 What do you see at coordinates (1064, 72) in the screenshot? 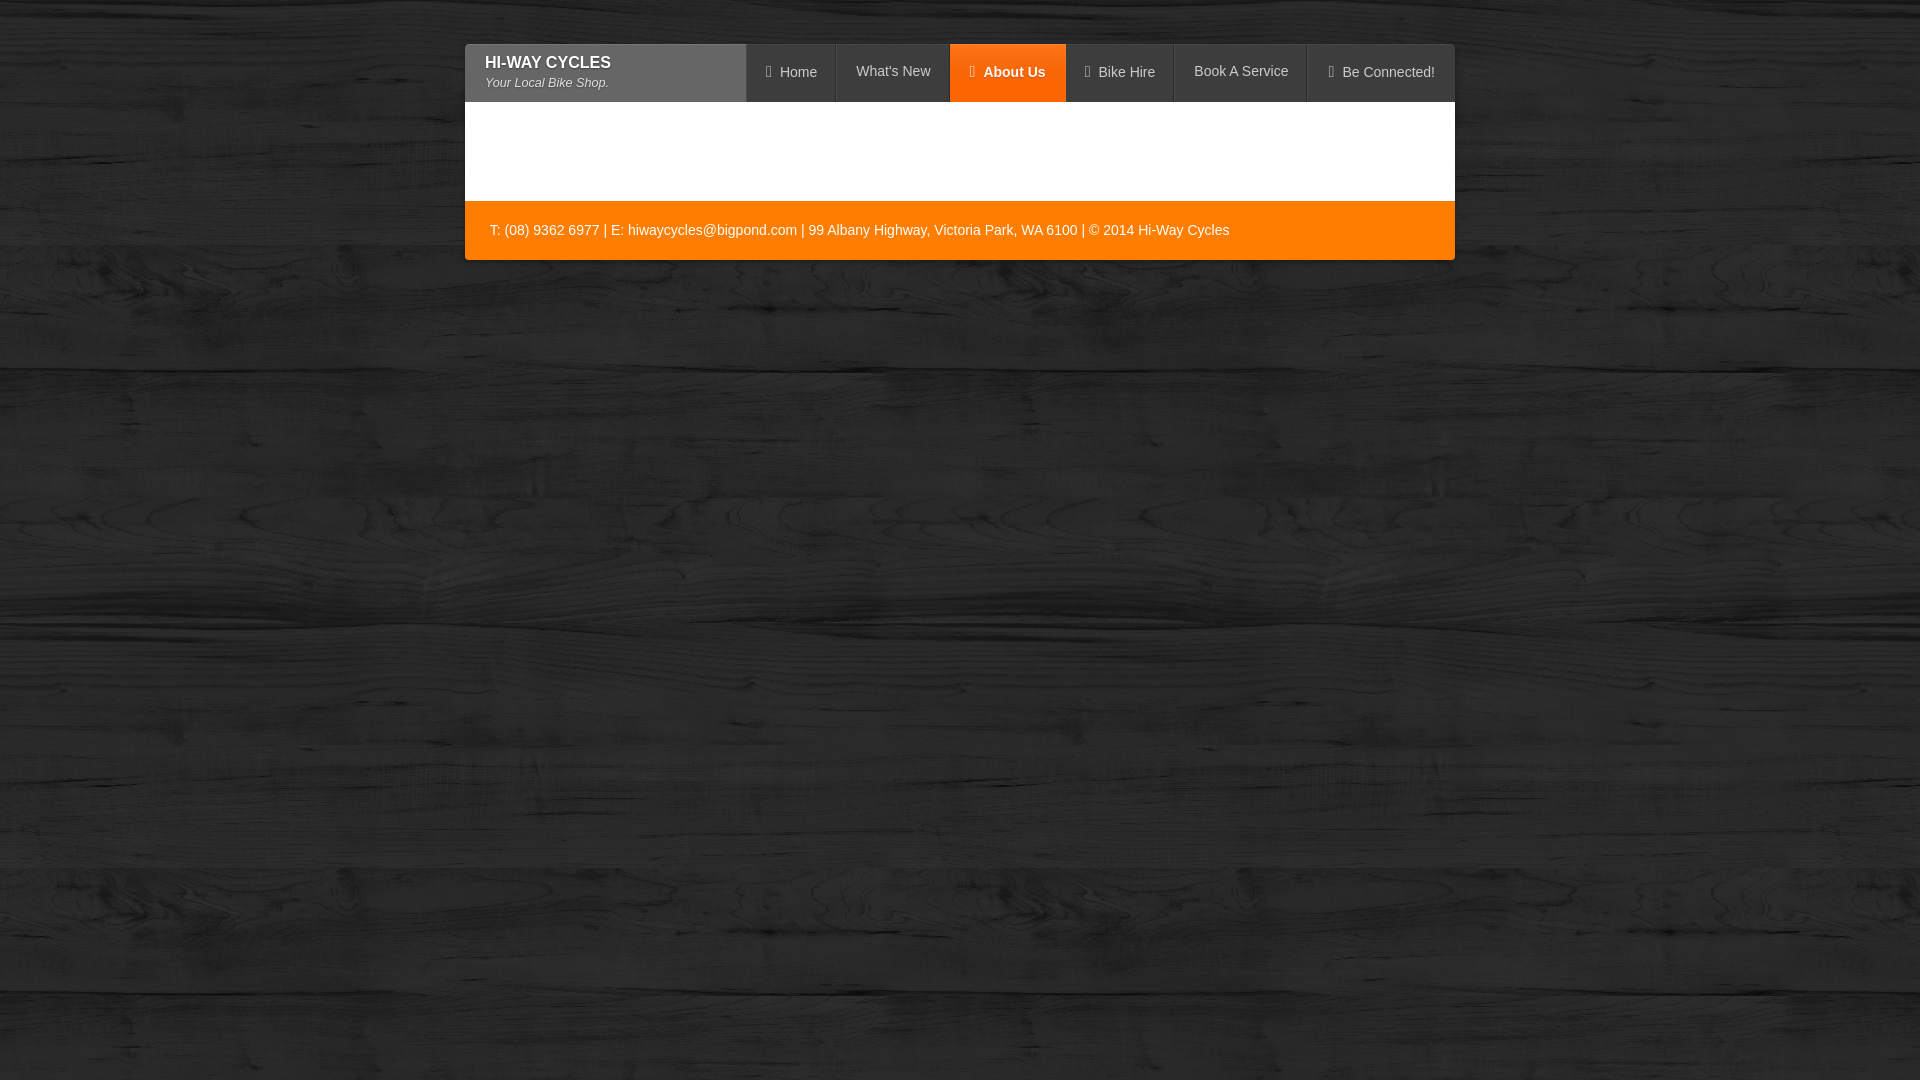
I see `'Bike Hire'` at bounding box center [1064, 72].